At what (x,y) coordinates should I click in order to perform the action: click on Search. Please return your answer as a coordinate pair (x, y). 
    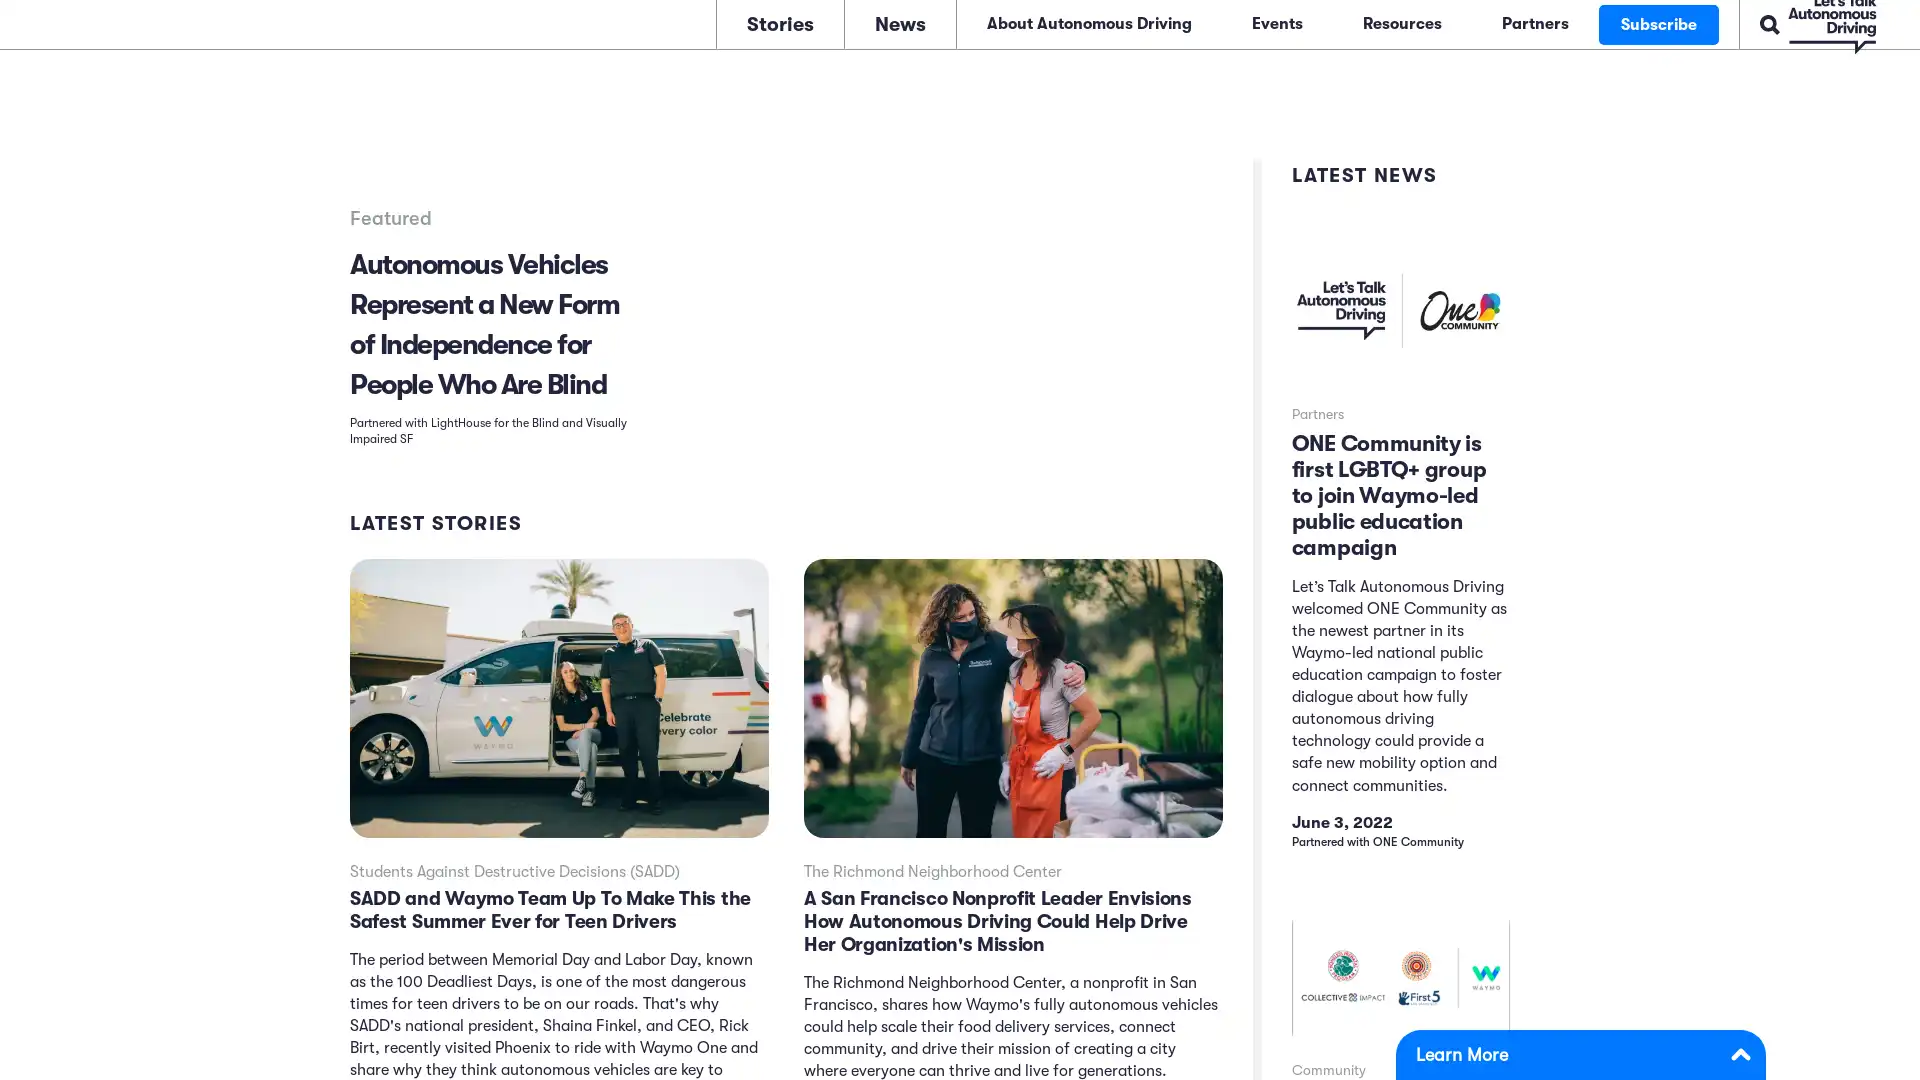
    Looking at the image, I should click on (1704, 22).